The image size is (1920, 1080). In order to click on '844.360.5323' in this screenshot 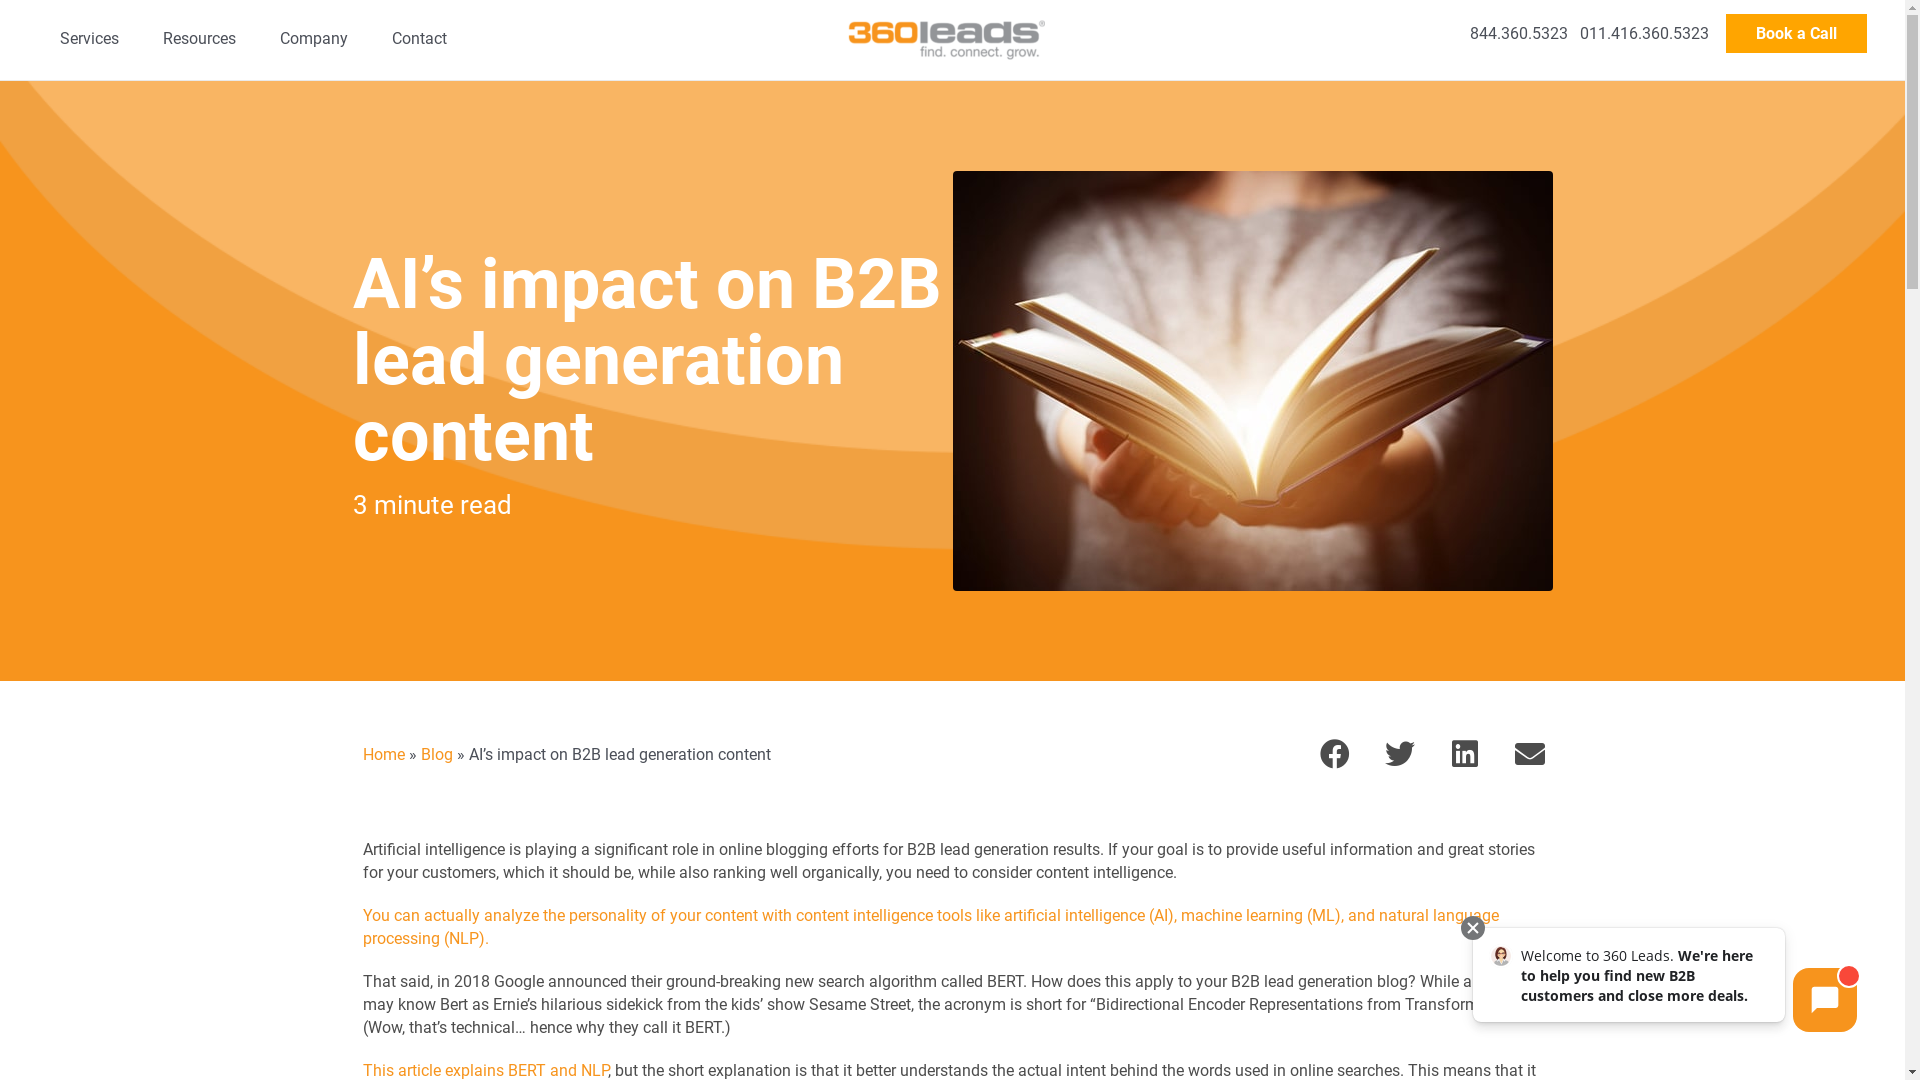, I will do `click(1469, 33)`.